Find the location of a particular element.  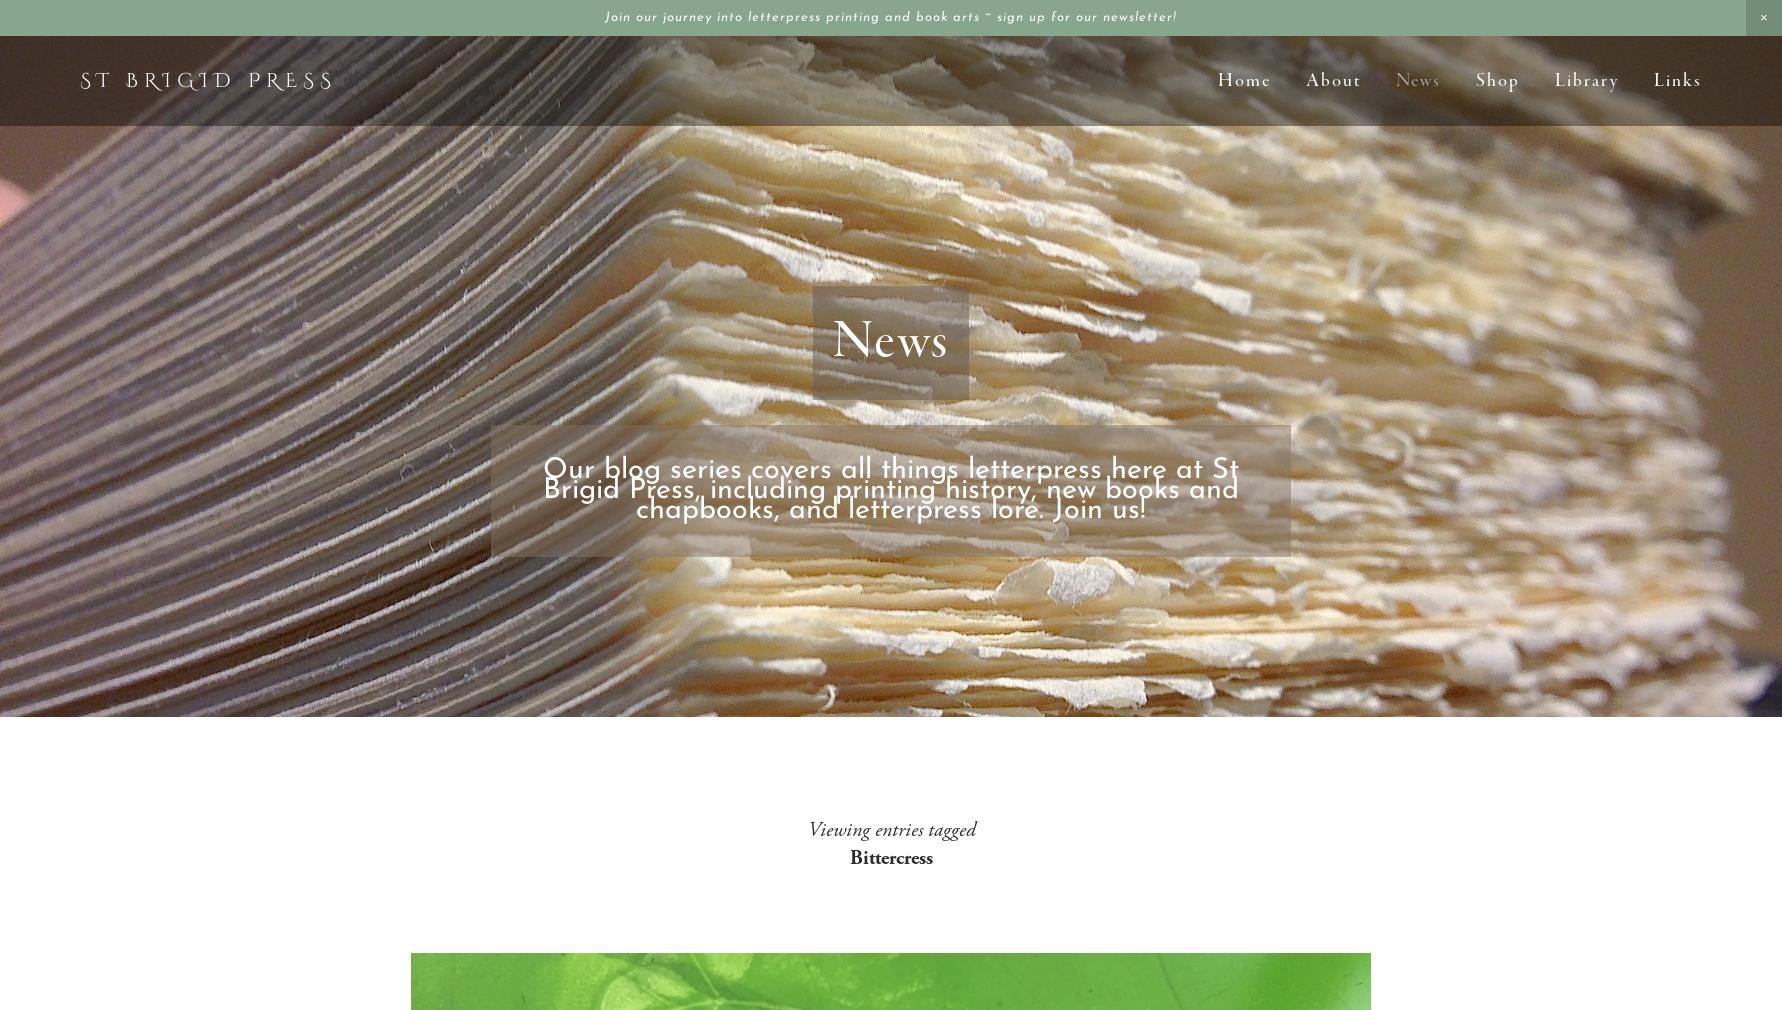

'Library' is located at coordinates (1586, 80).